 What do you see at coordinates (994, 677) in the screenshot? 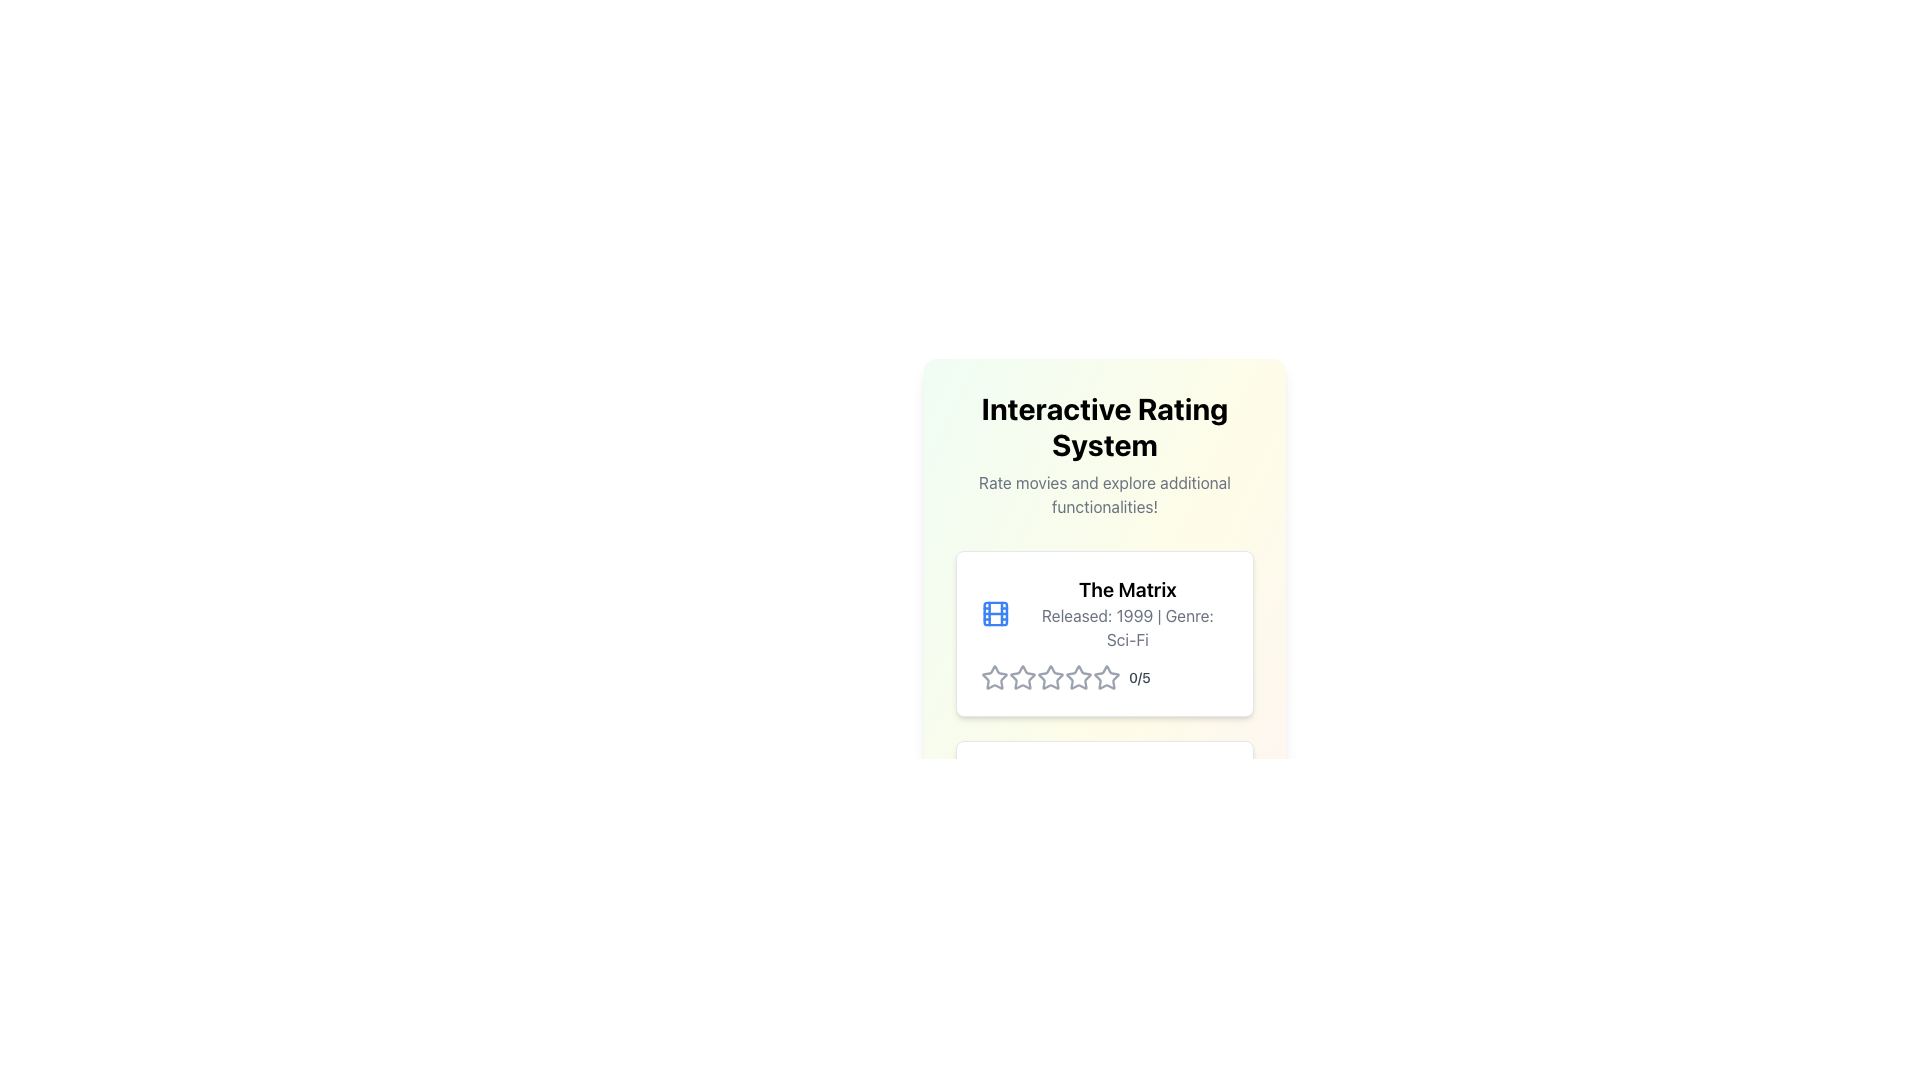
I see `the first star icon used for rating, which is part of a row of five stars below the movie description for 'The Matrix'` at bounding box center [994, 677].